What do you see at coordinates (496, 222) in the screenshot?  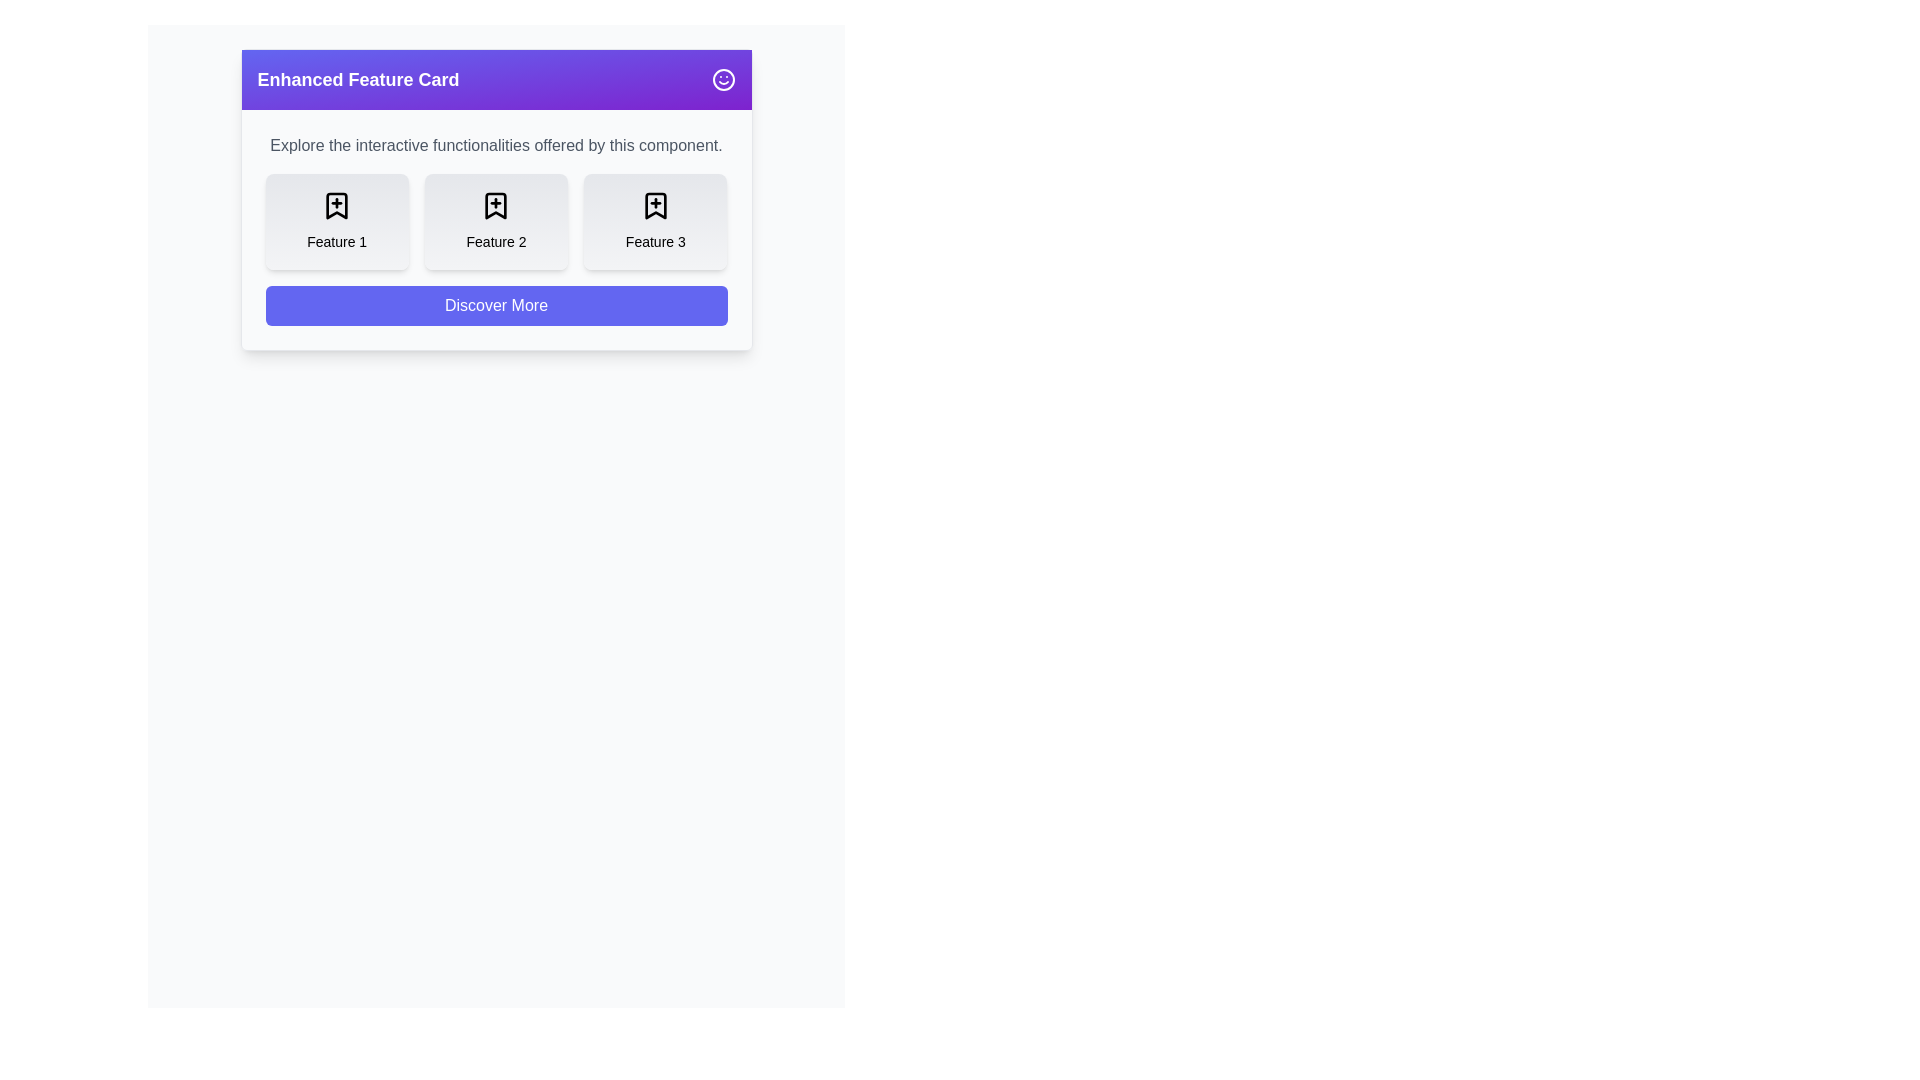 I see `the card in the grid layout that is centrally positioned below the description text and above the 'Discover More' button` at bounding box center [496, 222].